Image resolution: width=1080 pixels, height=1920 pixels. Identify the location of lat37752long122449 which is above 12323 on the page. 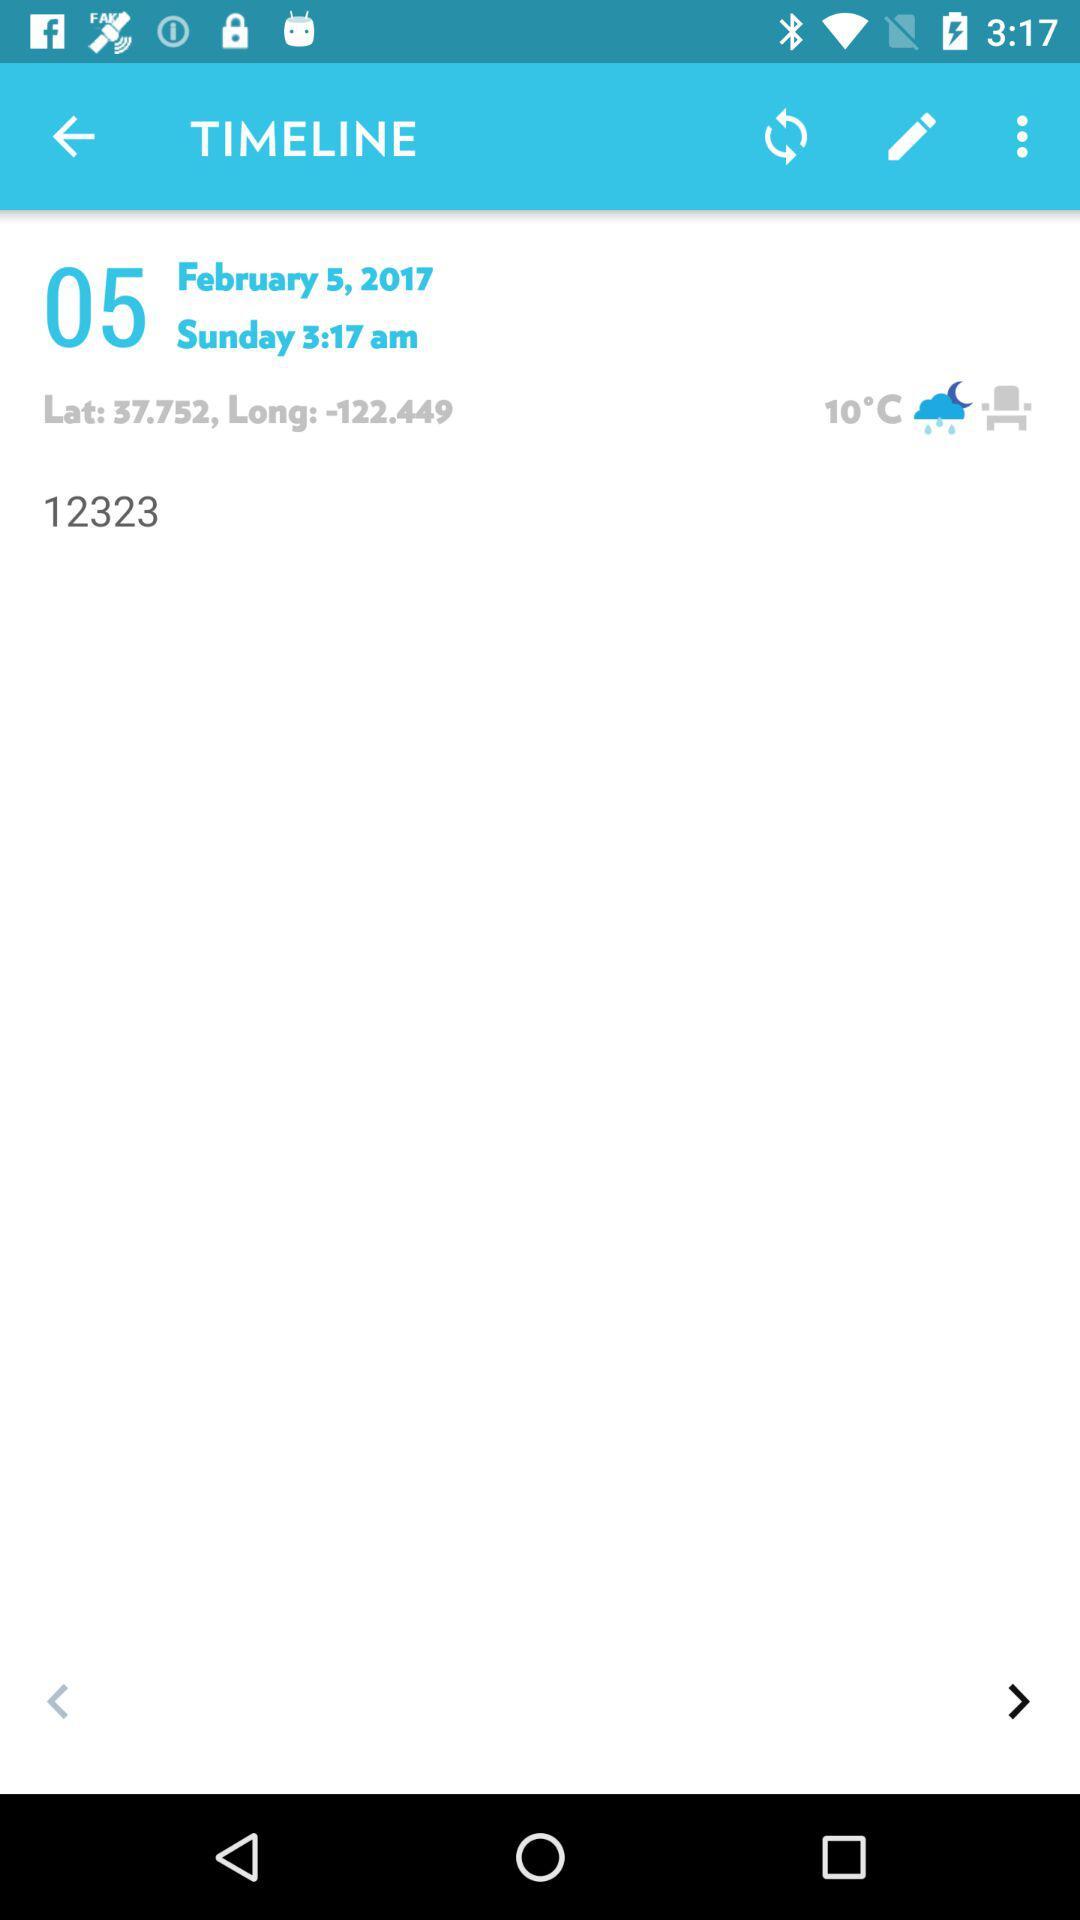
(416, 407).